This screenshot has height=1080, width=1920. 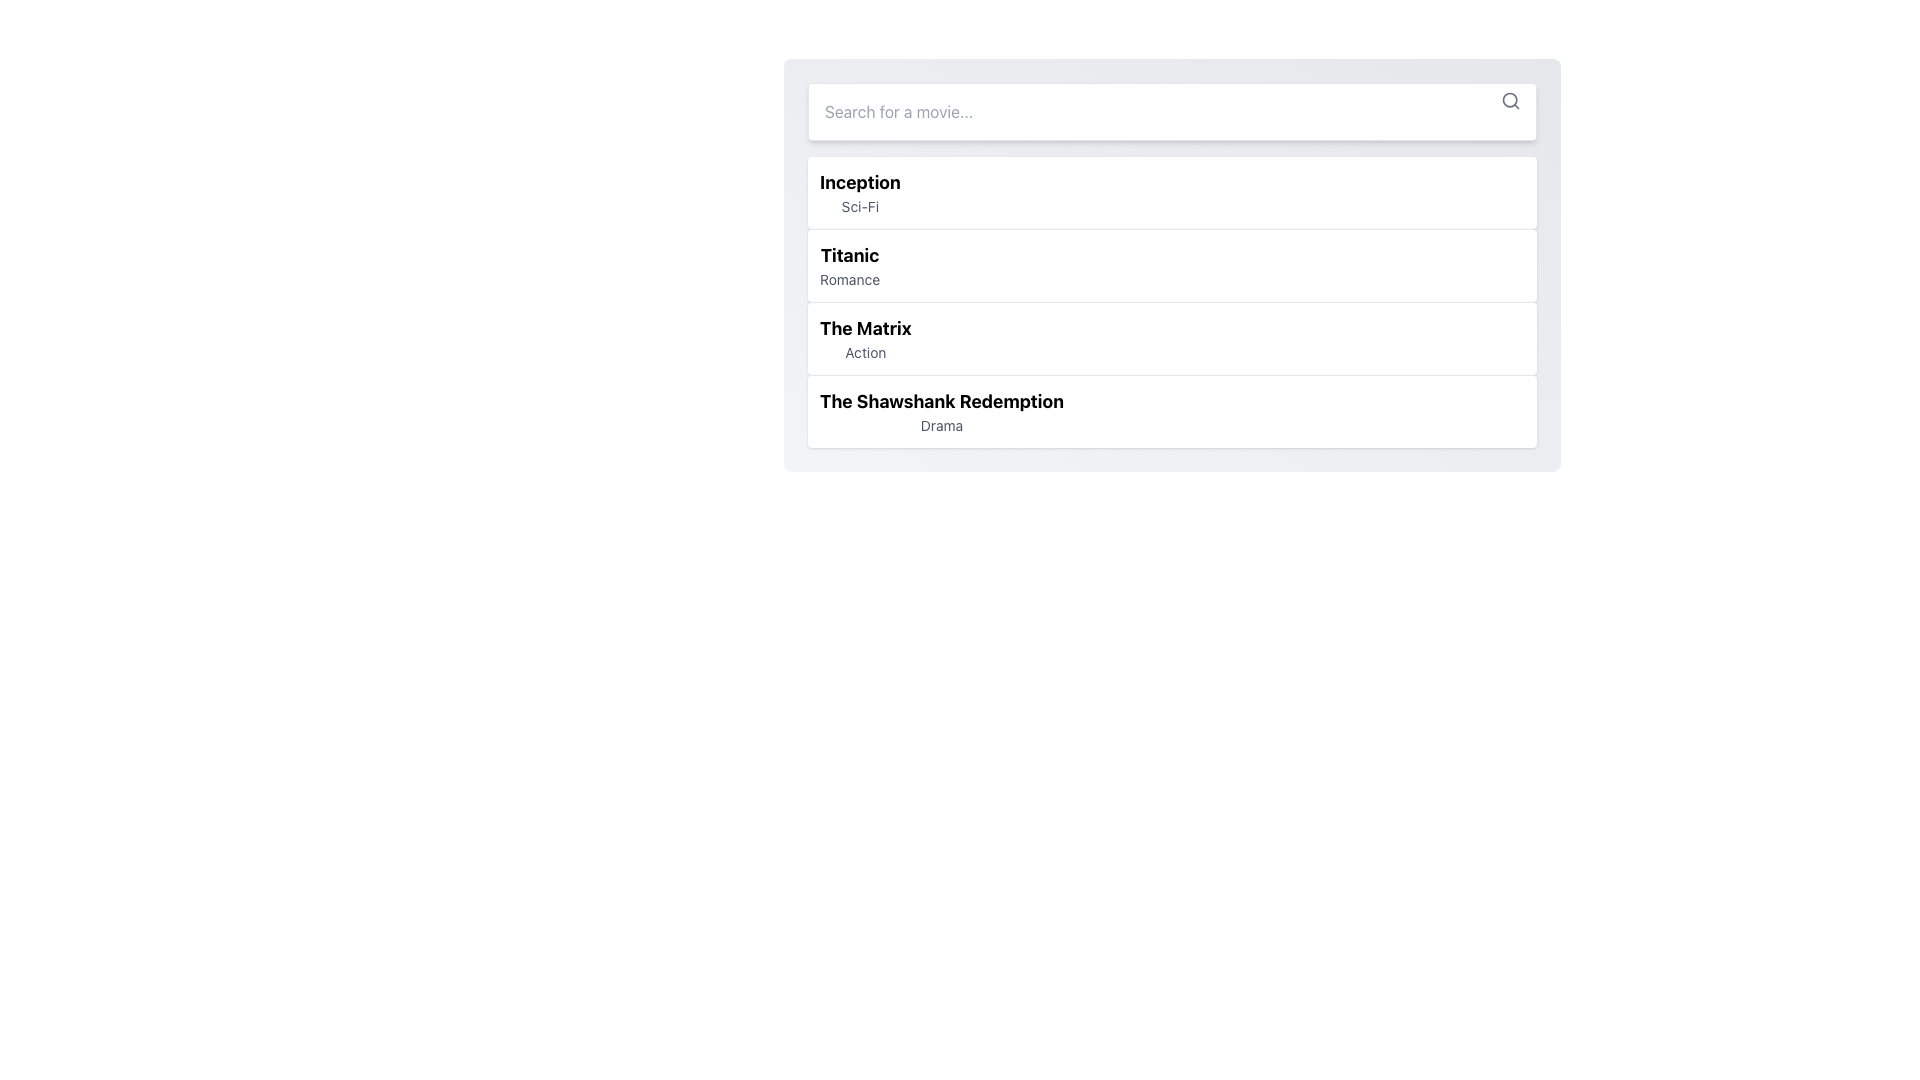 I want to click on the third movie list item displaying 'The Matrix' (Action), so click(x=865, y=338).